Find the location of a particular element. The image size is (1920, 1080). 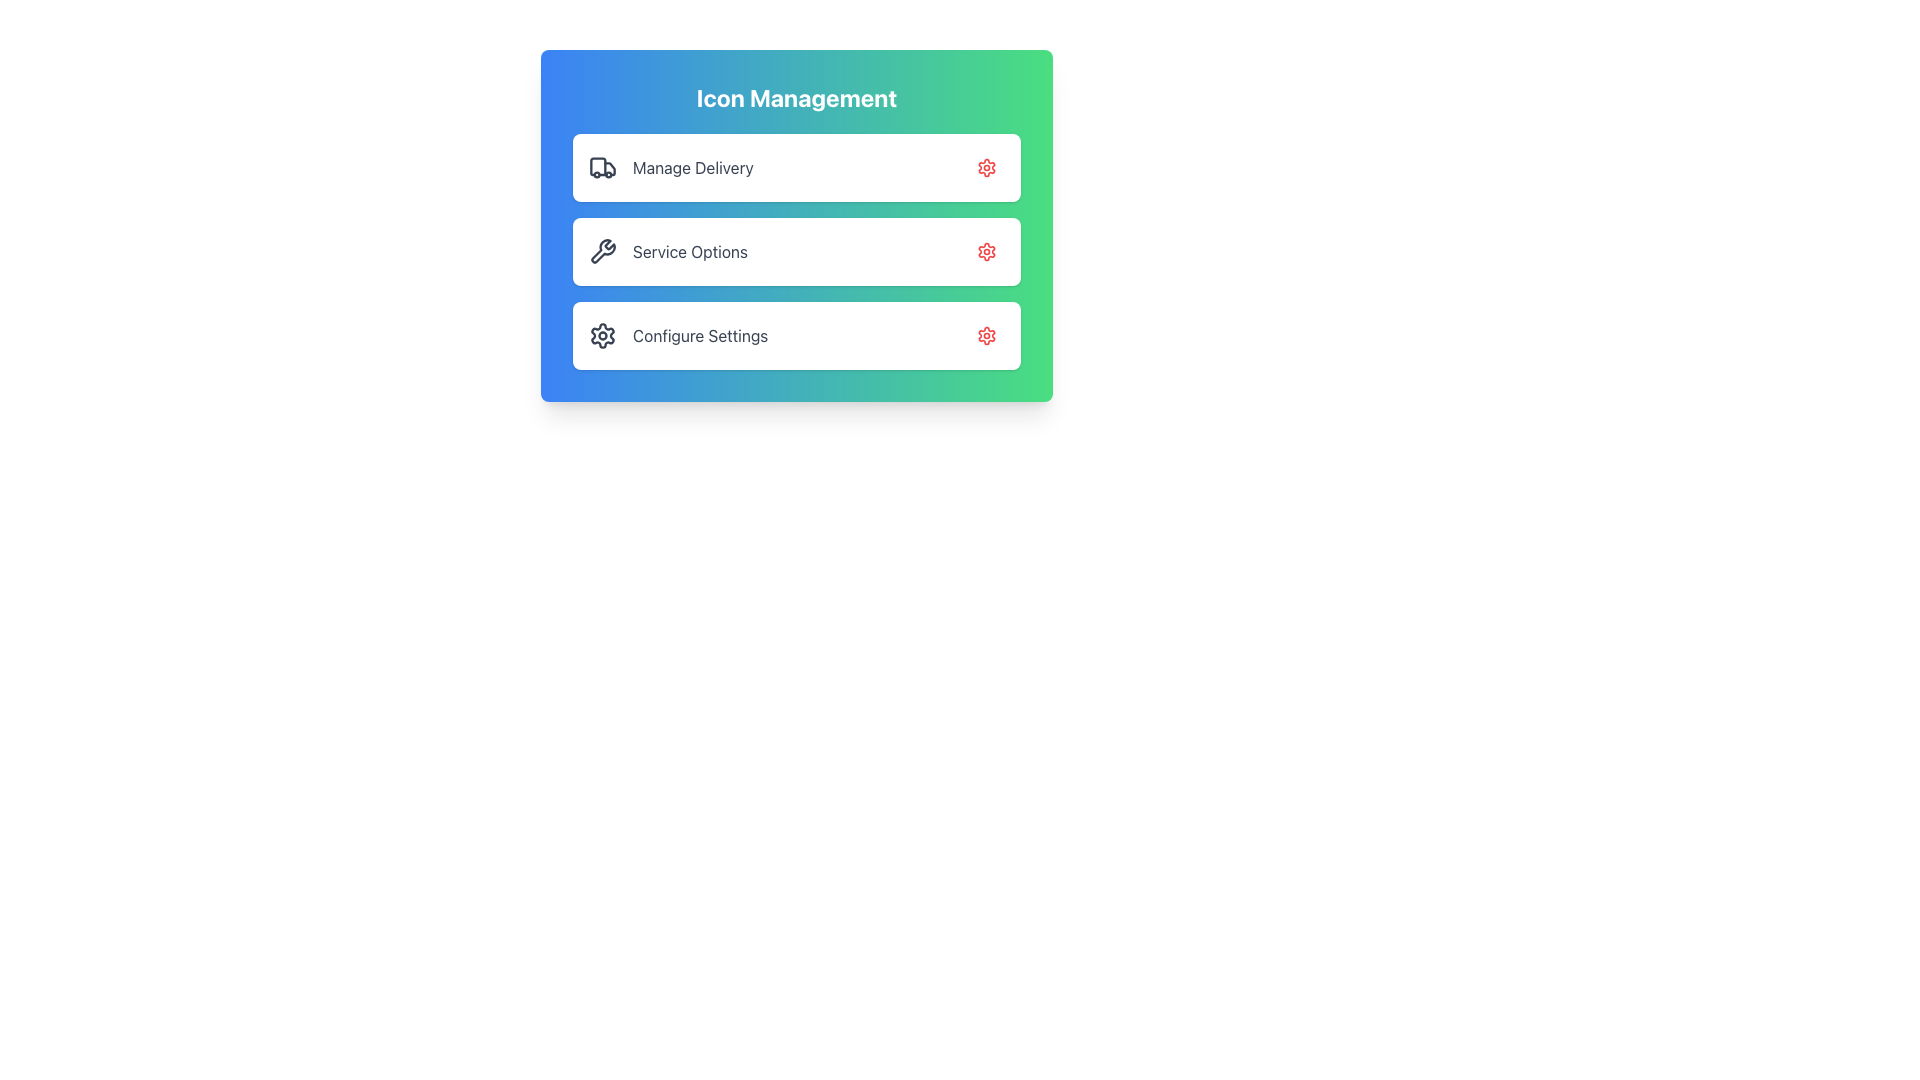

text label that describes the action or content associated with the menu card, located in the second entry of a vertically stacked list of options, centrally aligned within its containing card is located at coordinates (690, 250).